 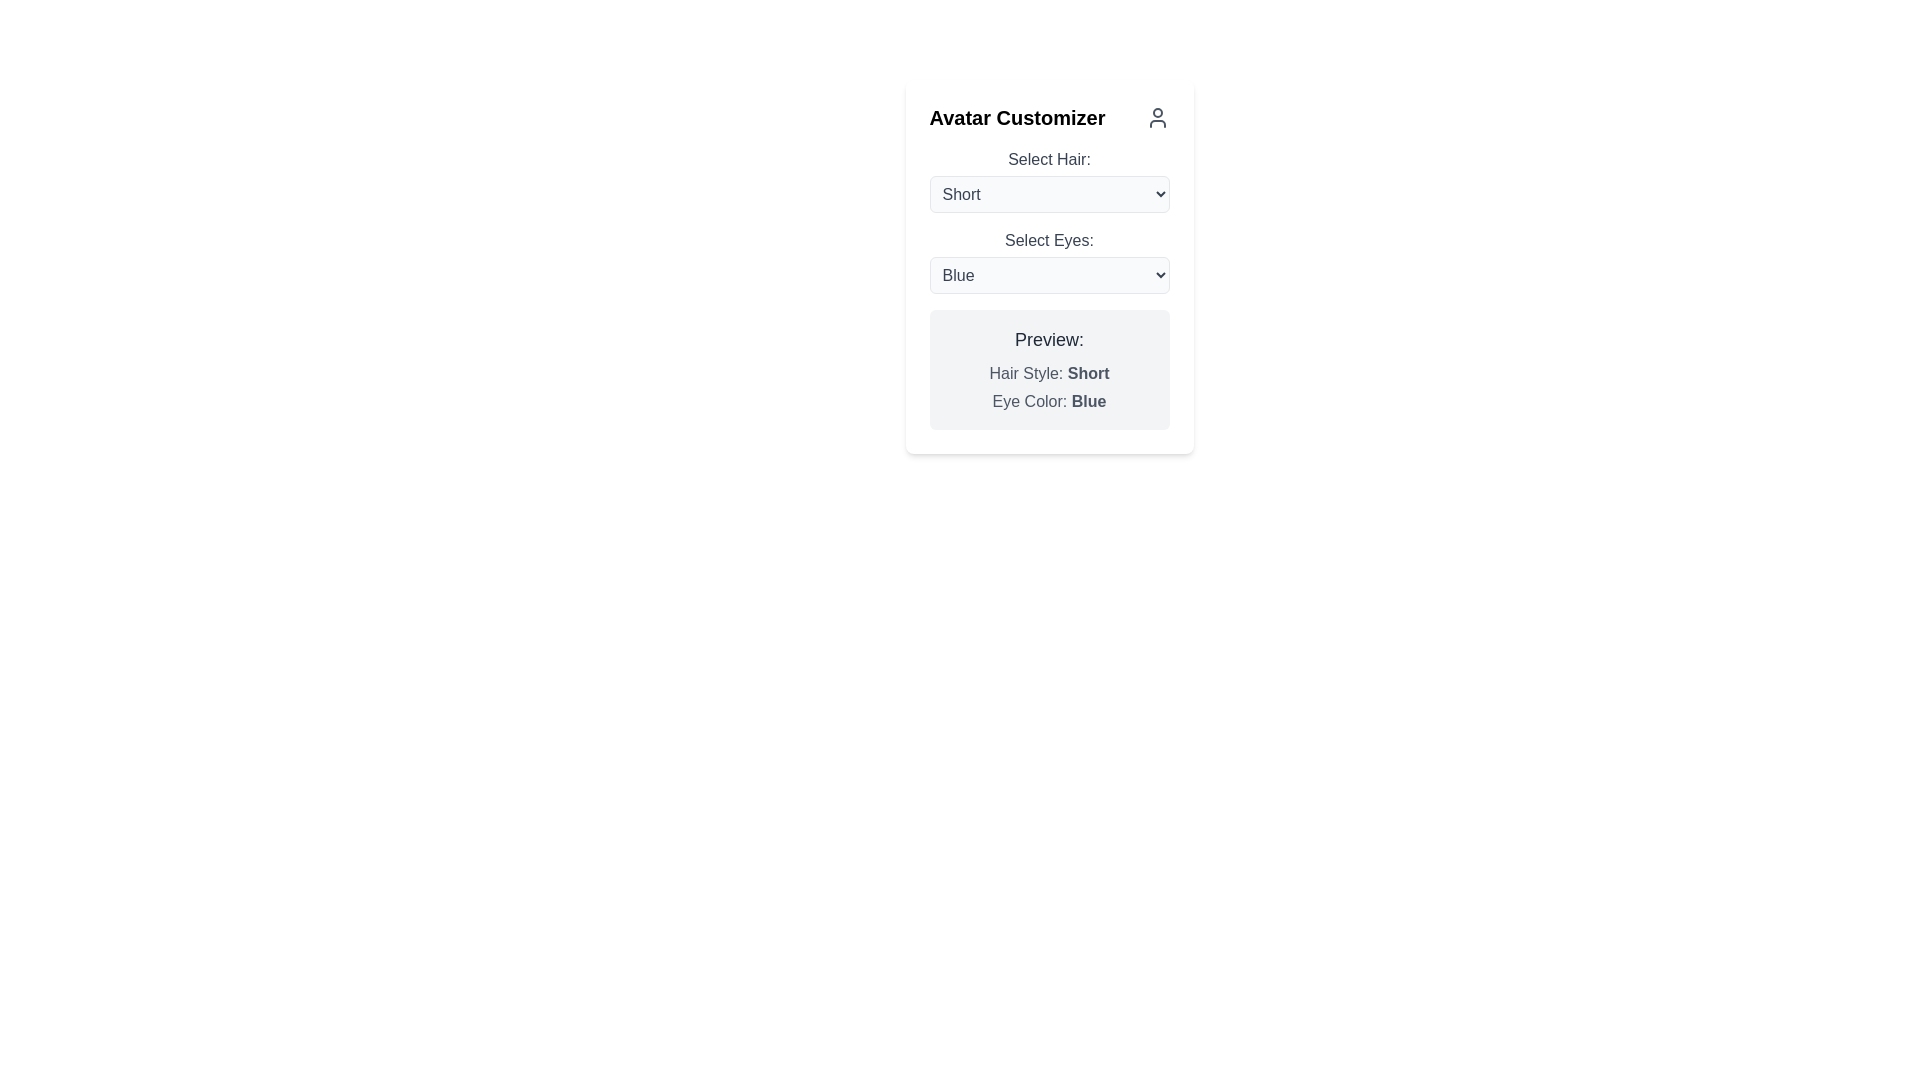 I want to click on the text label reading 'Preview:' which is styled in a larger bold font and appears in dark gray, located near the middle right of the interface, to possibly reveal more details, so click(x=1048, y=338).